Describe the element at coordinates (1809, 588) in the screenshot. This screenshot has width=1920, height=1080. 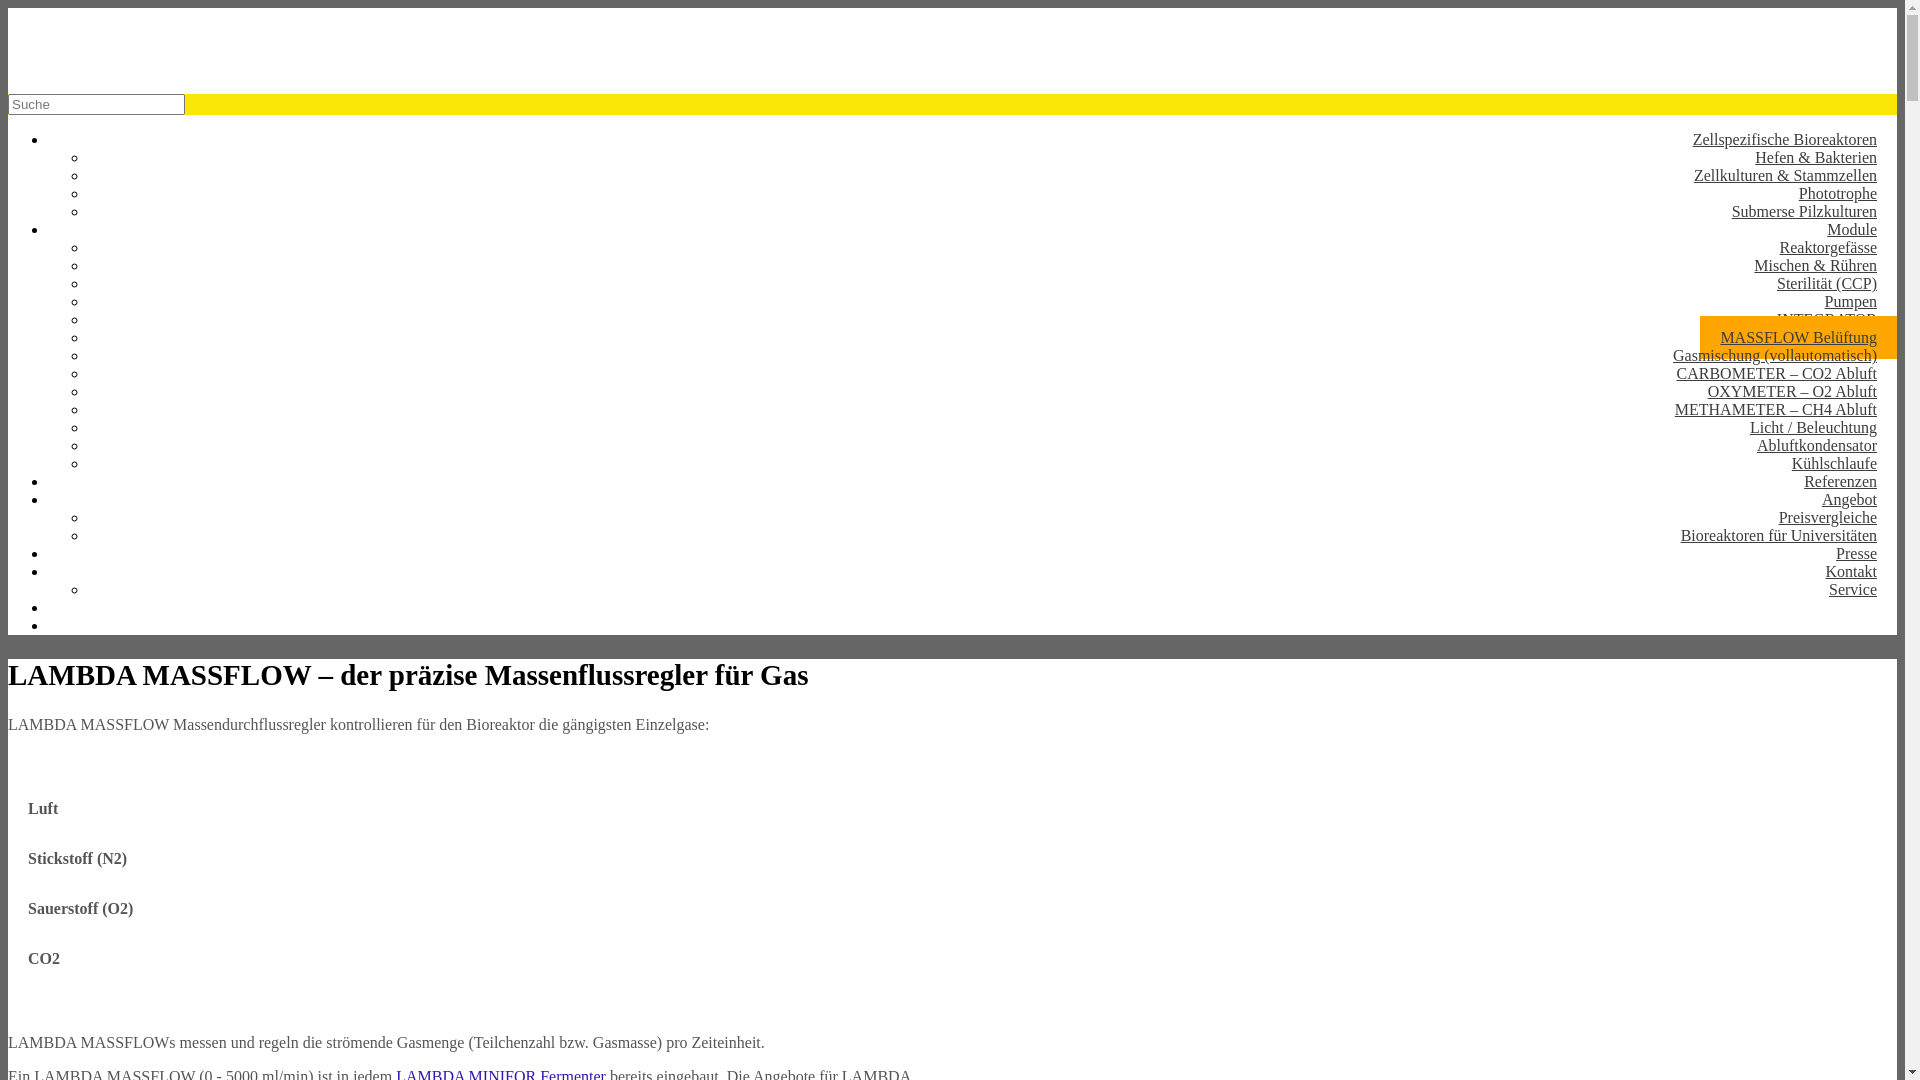
I see `'Service'` at that location.